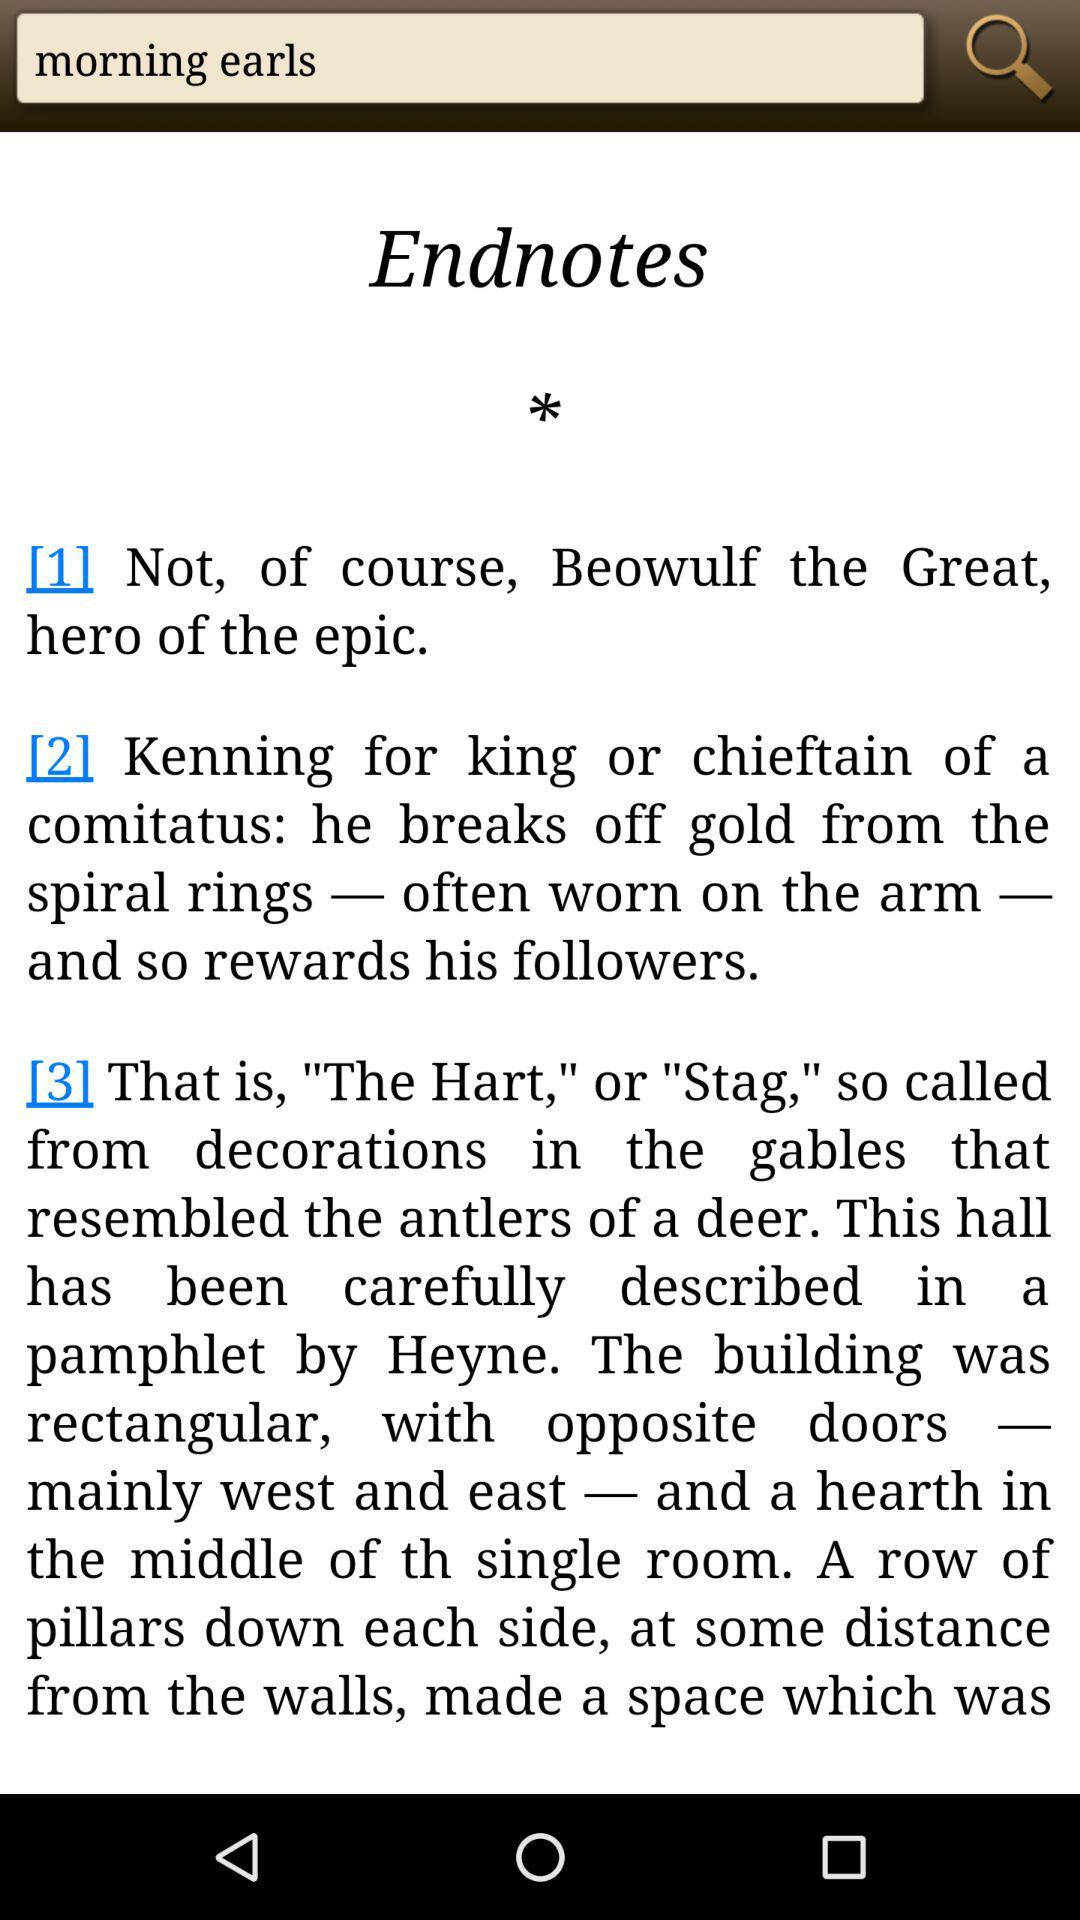  I want to click on the search icon, so click(1015, 57).